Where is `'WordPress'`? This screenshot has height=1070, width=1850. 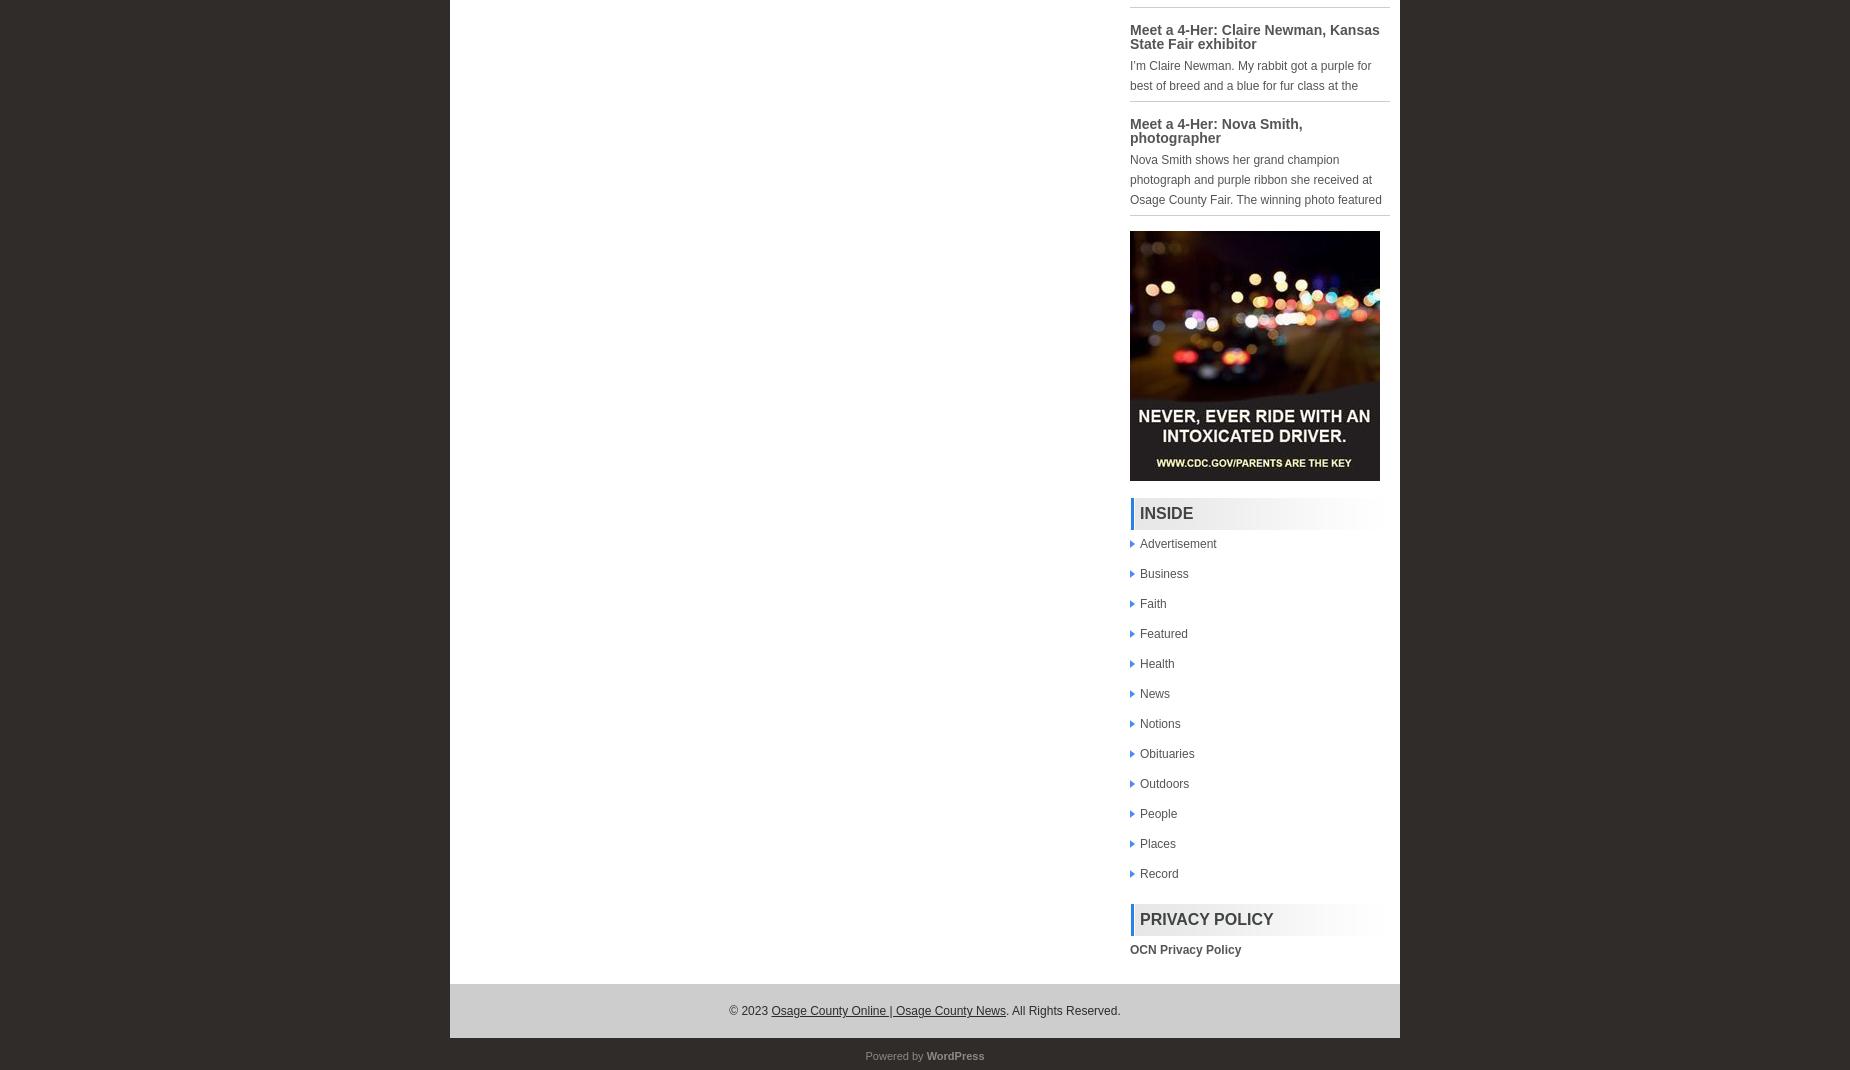
'WordPress' is located at coordinates (953, 1055).